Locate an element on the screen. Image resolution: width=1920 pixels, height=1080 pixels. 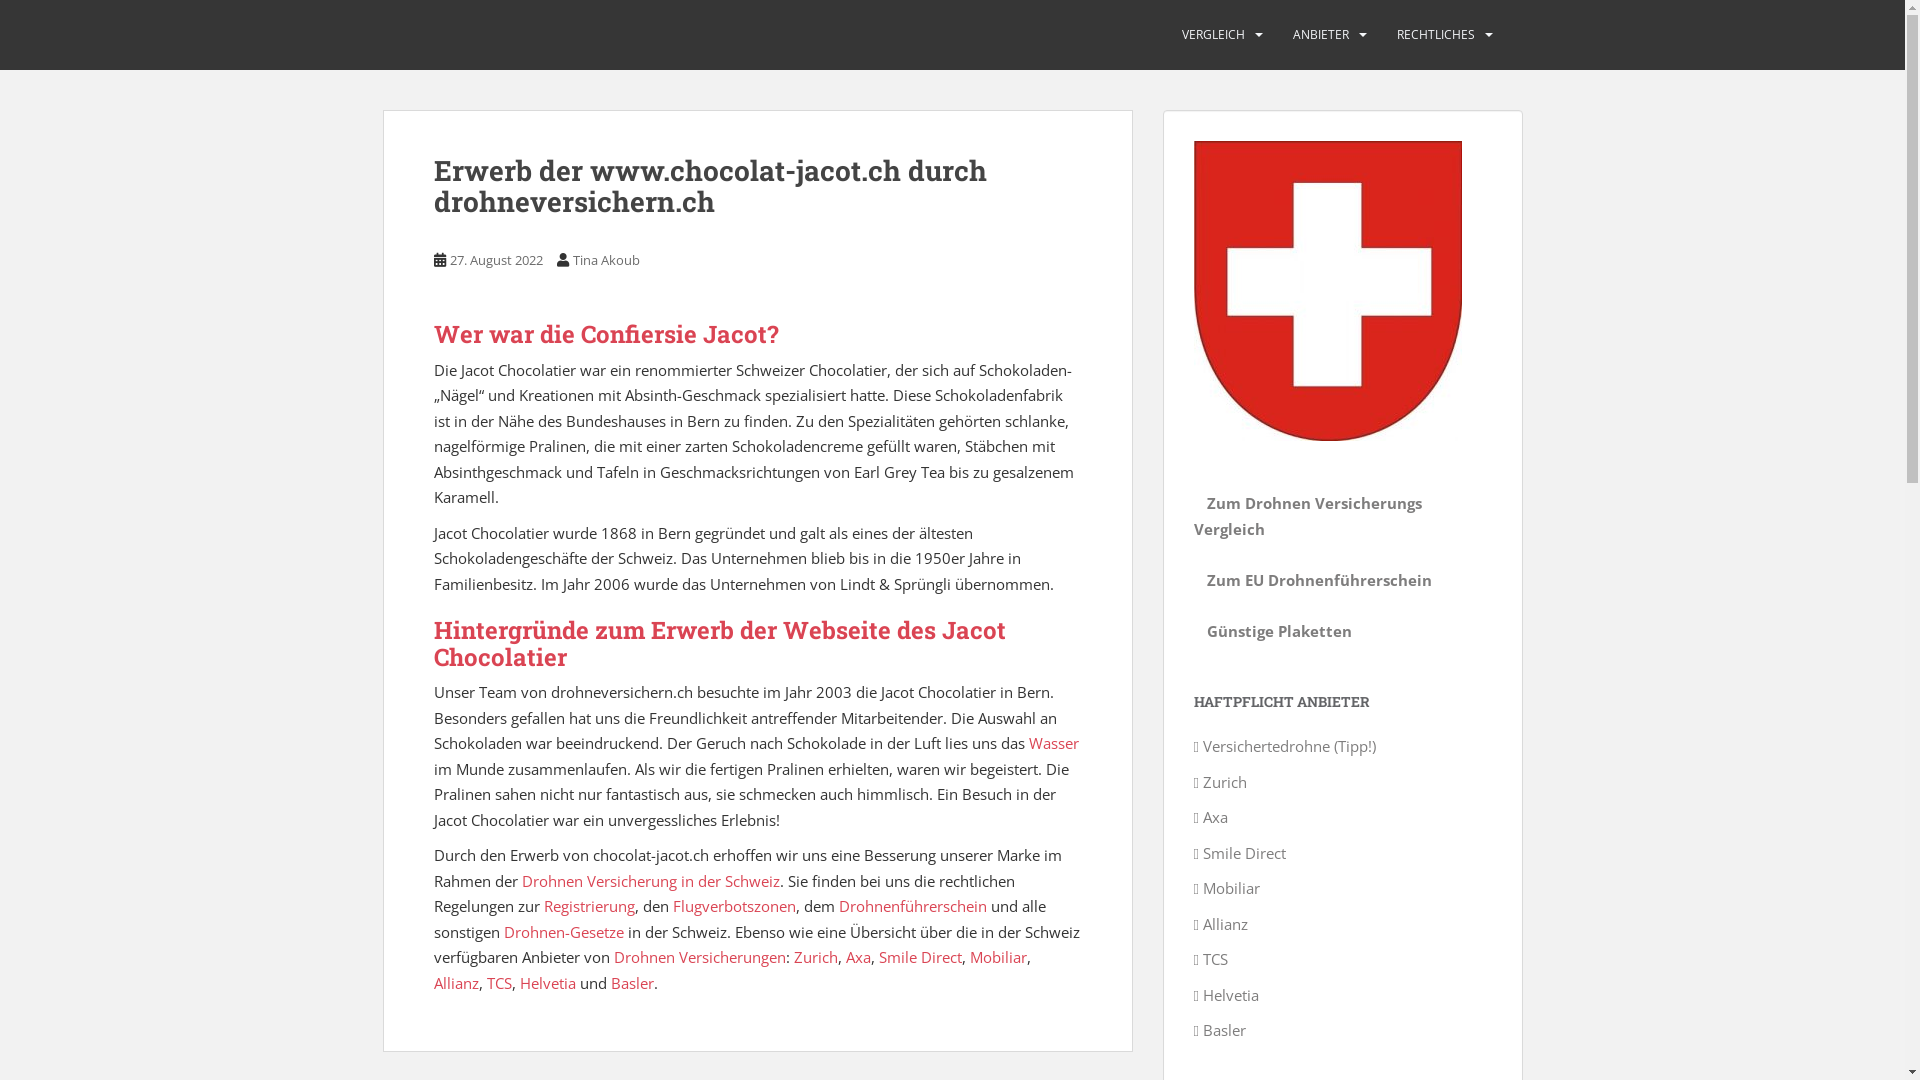
'Wasser' is located at coordinates (1051, 743).